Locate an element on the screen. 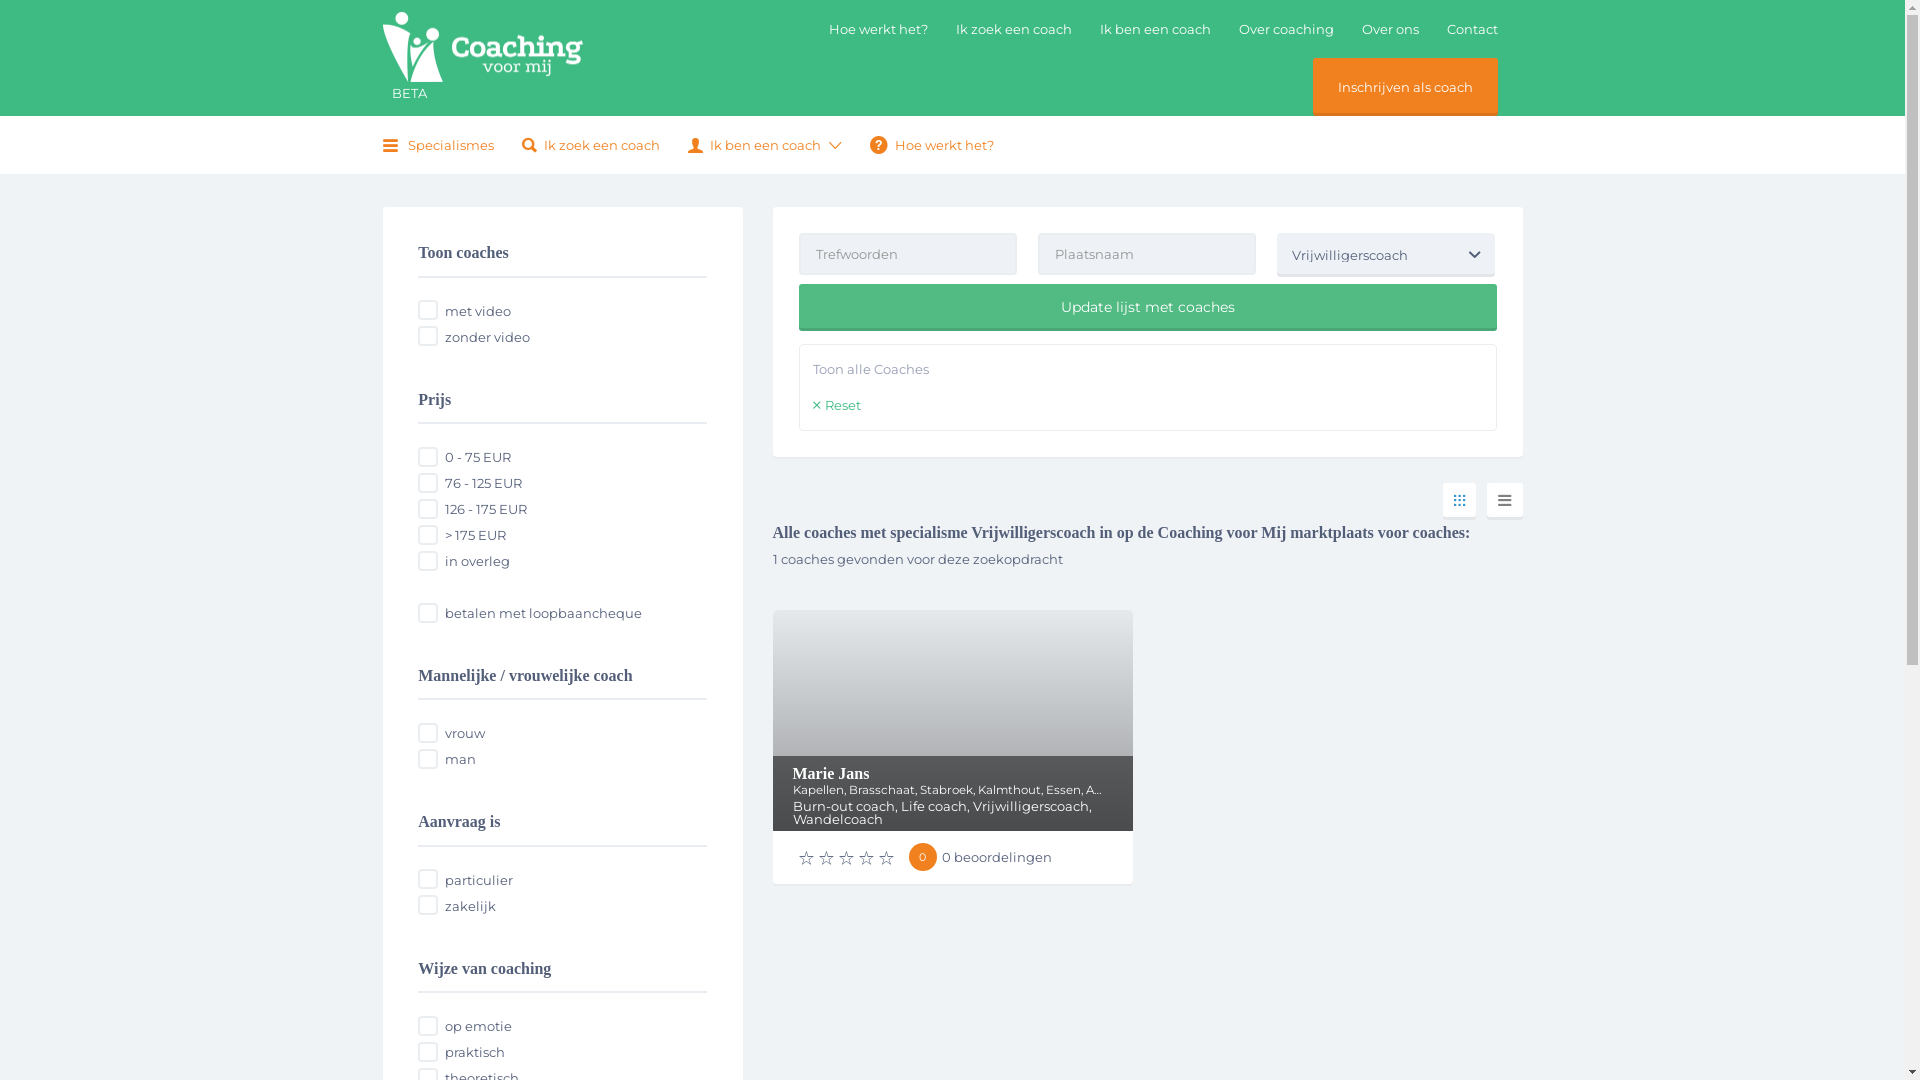  'practical' is located at coordinates (426, 1051).